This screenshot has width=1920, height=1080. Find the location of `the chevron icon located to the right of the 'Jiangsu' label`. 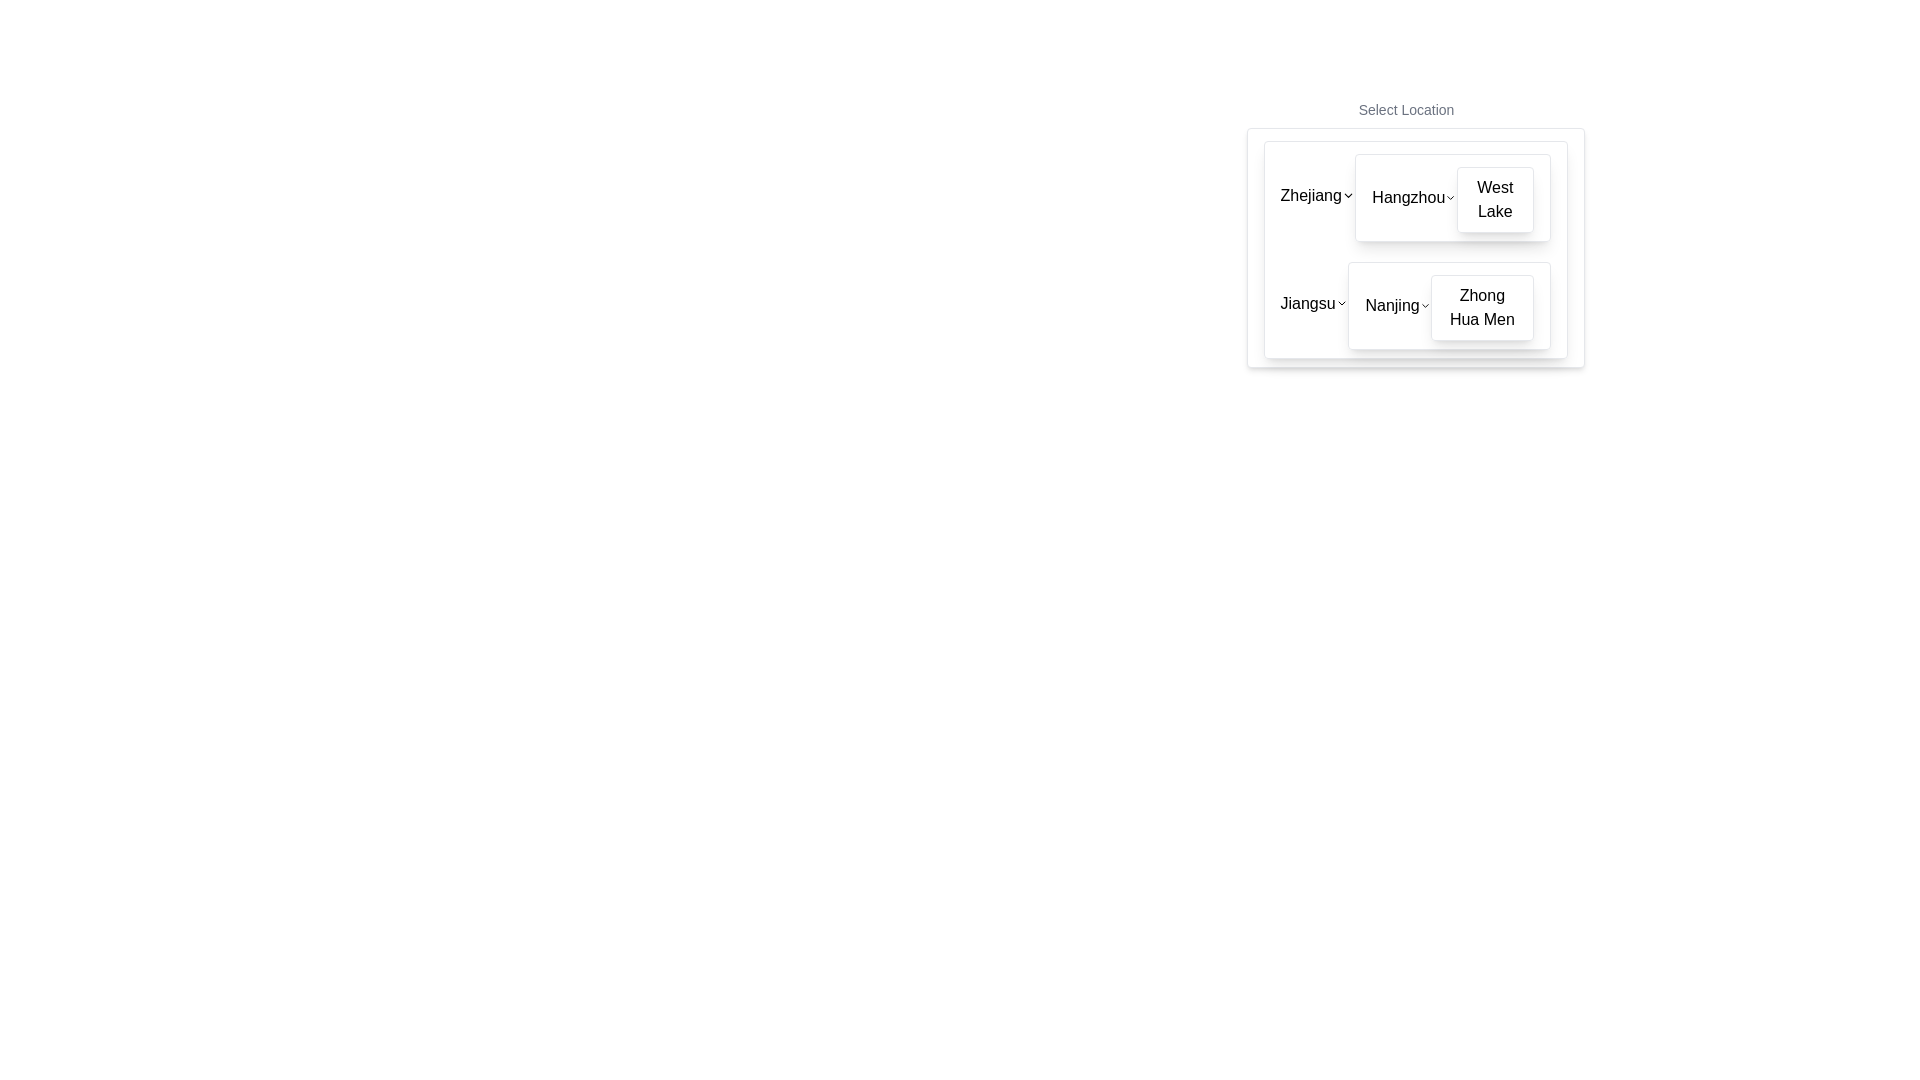

the chevron icon located to the right of the 'Jiangsu' label is located at coordinates (1342, 304).